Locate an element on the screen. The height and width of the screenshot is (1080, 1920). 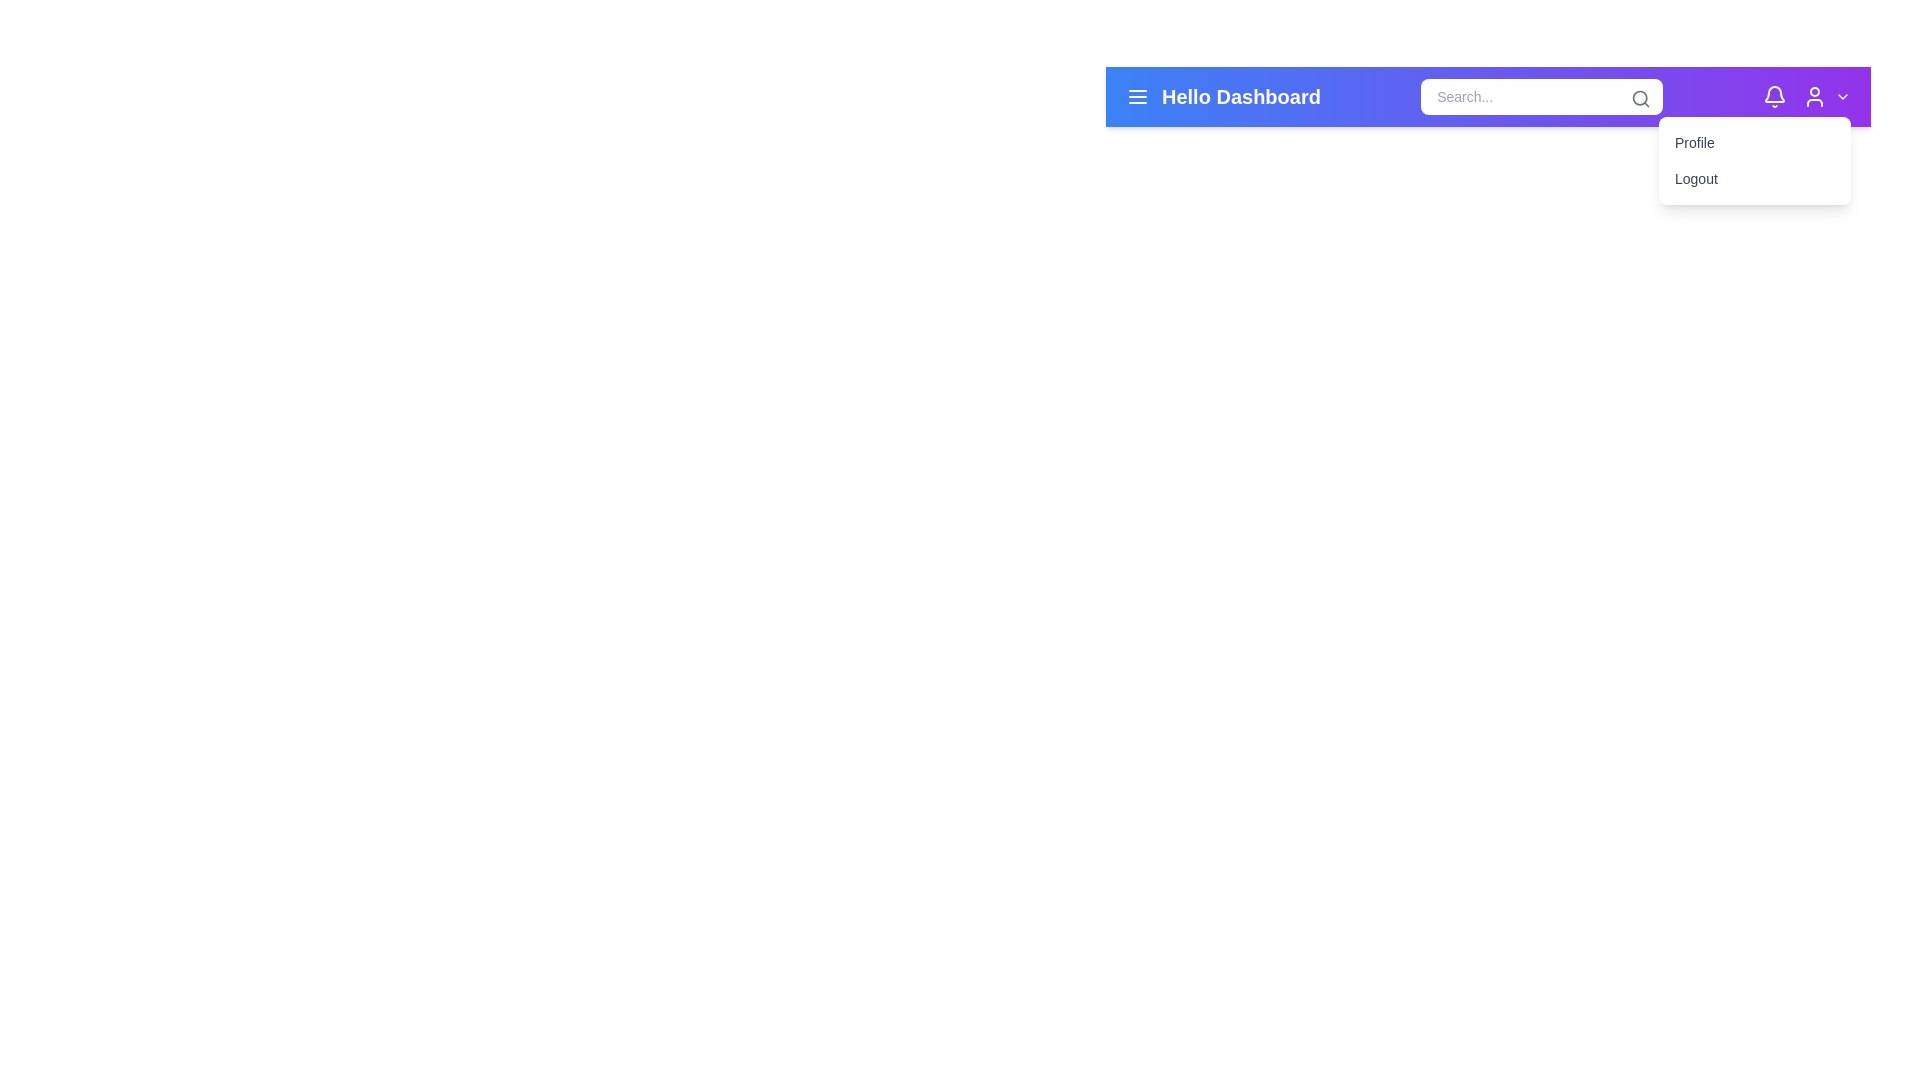
the bold text label in the top-left section of the interface, which indicates the active section of the dashboard is located at coordinates (1240, 96).